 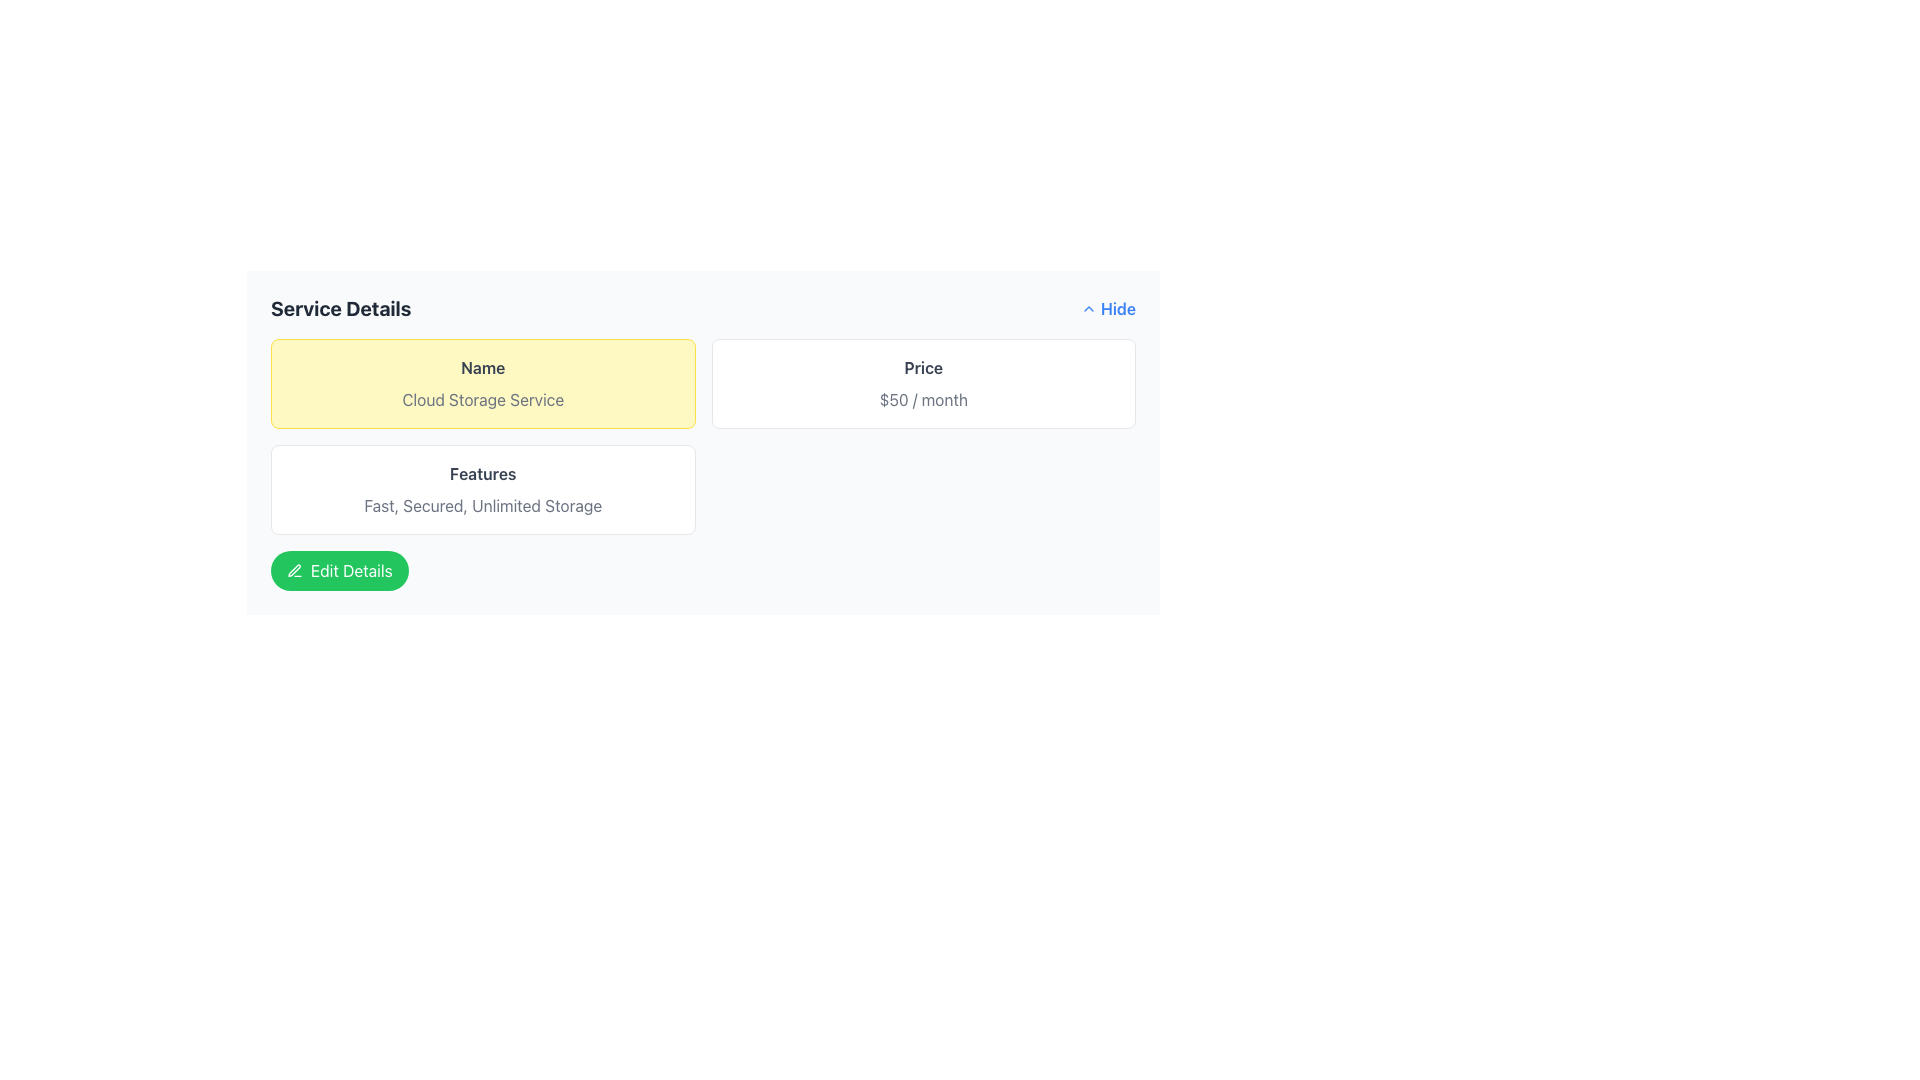 What do you see at coordinates (339, 570) in the screenshot?
I see `the green 'Edit Details' button with rounded edges and a pencil icon to invoke editing functionality` at bounding box center [339, 570].